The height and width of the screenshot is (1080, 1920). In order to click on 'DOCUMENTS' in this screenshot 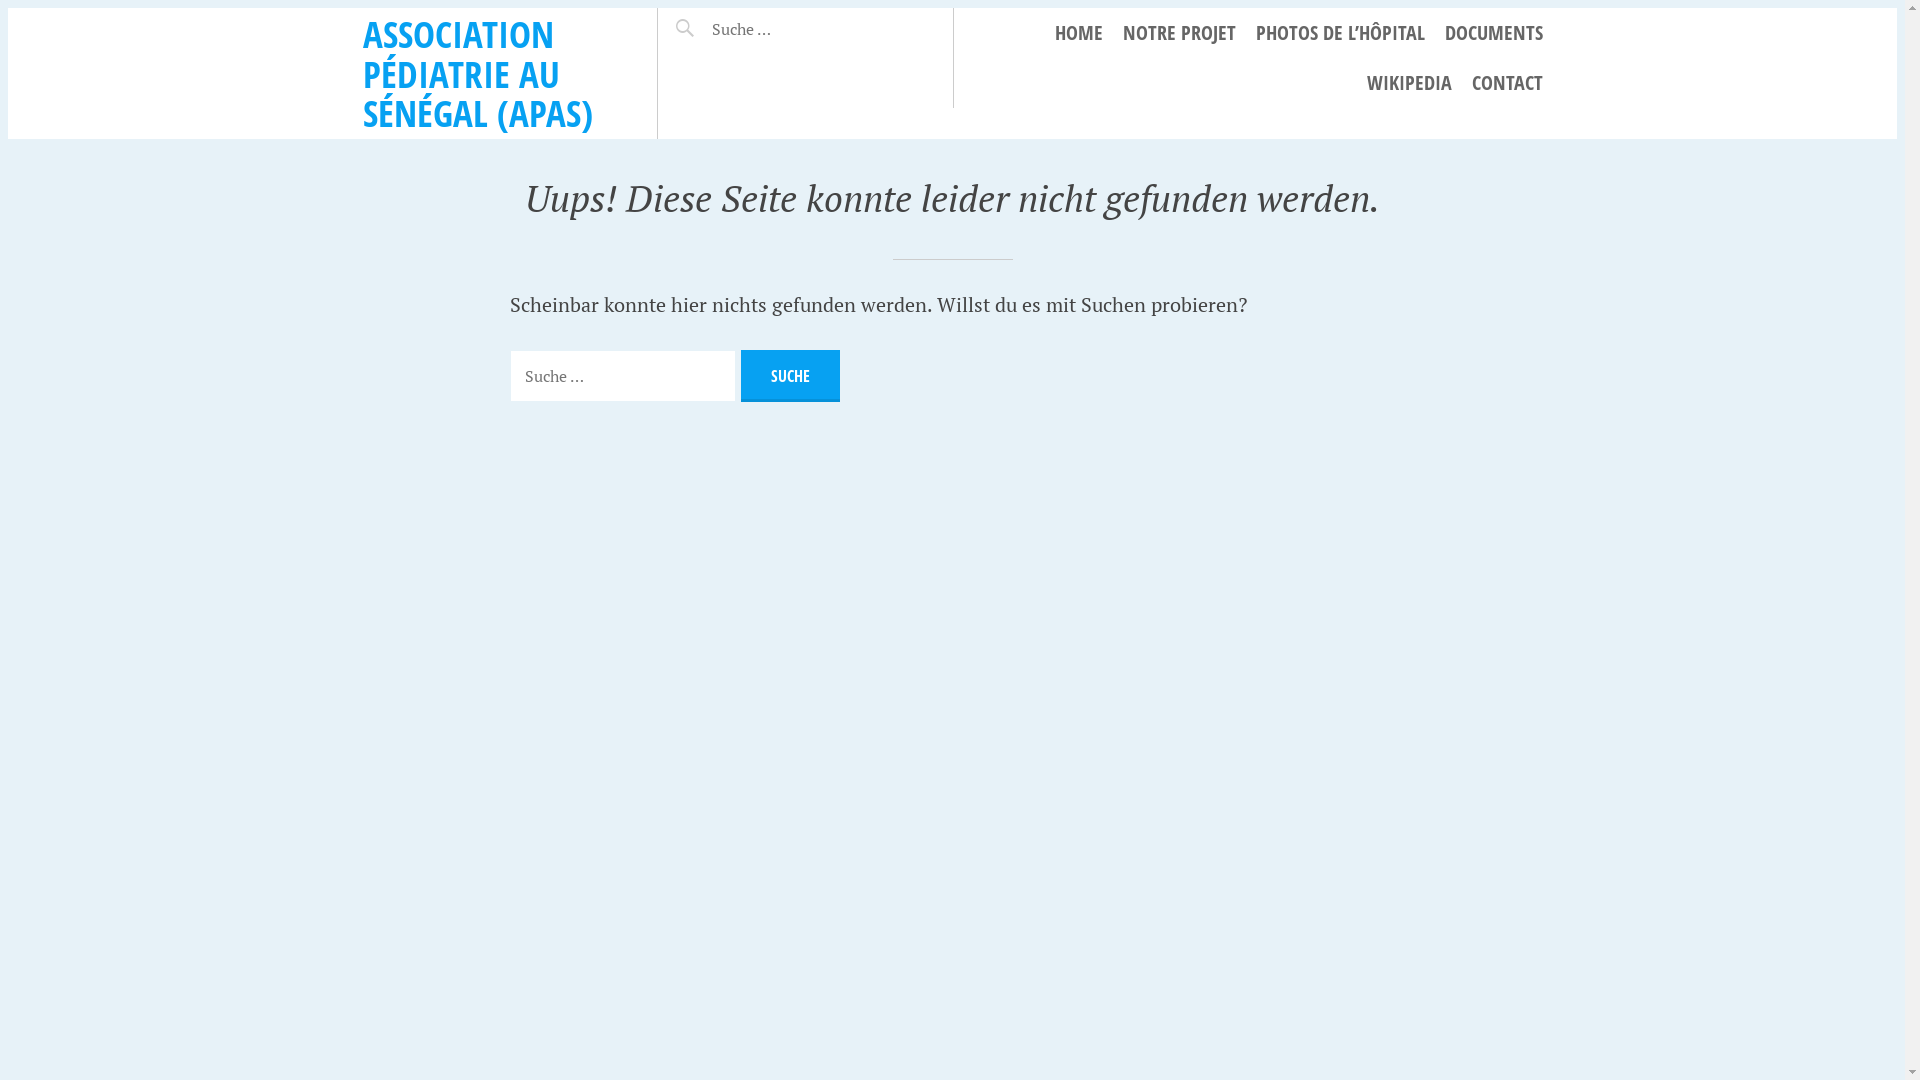, I will do `click(1444, 33)`.